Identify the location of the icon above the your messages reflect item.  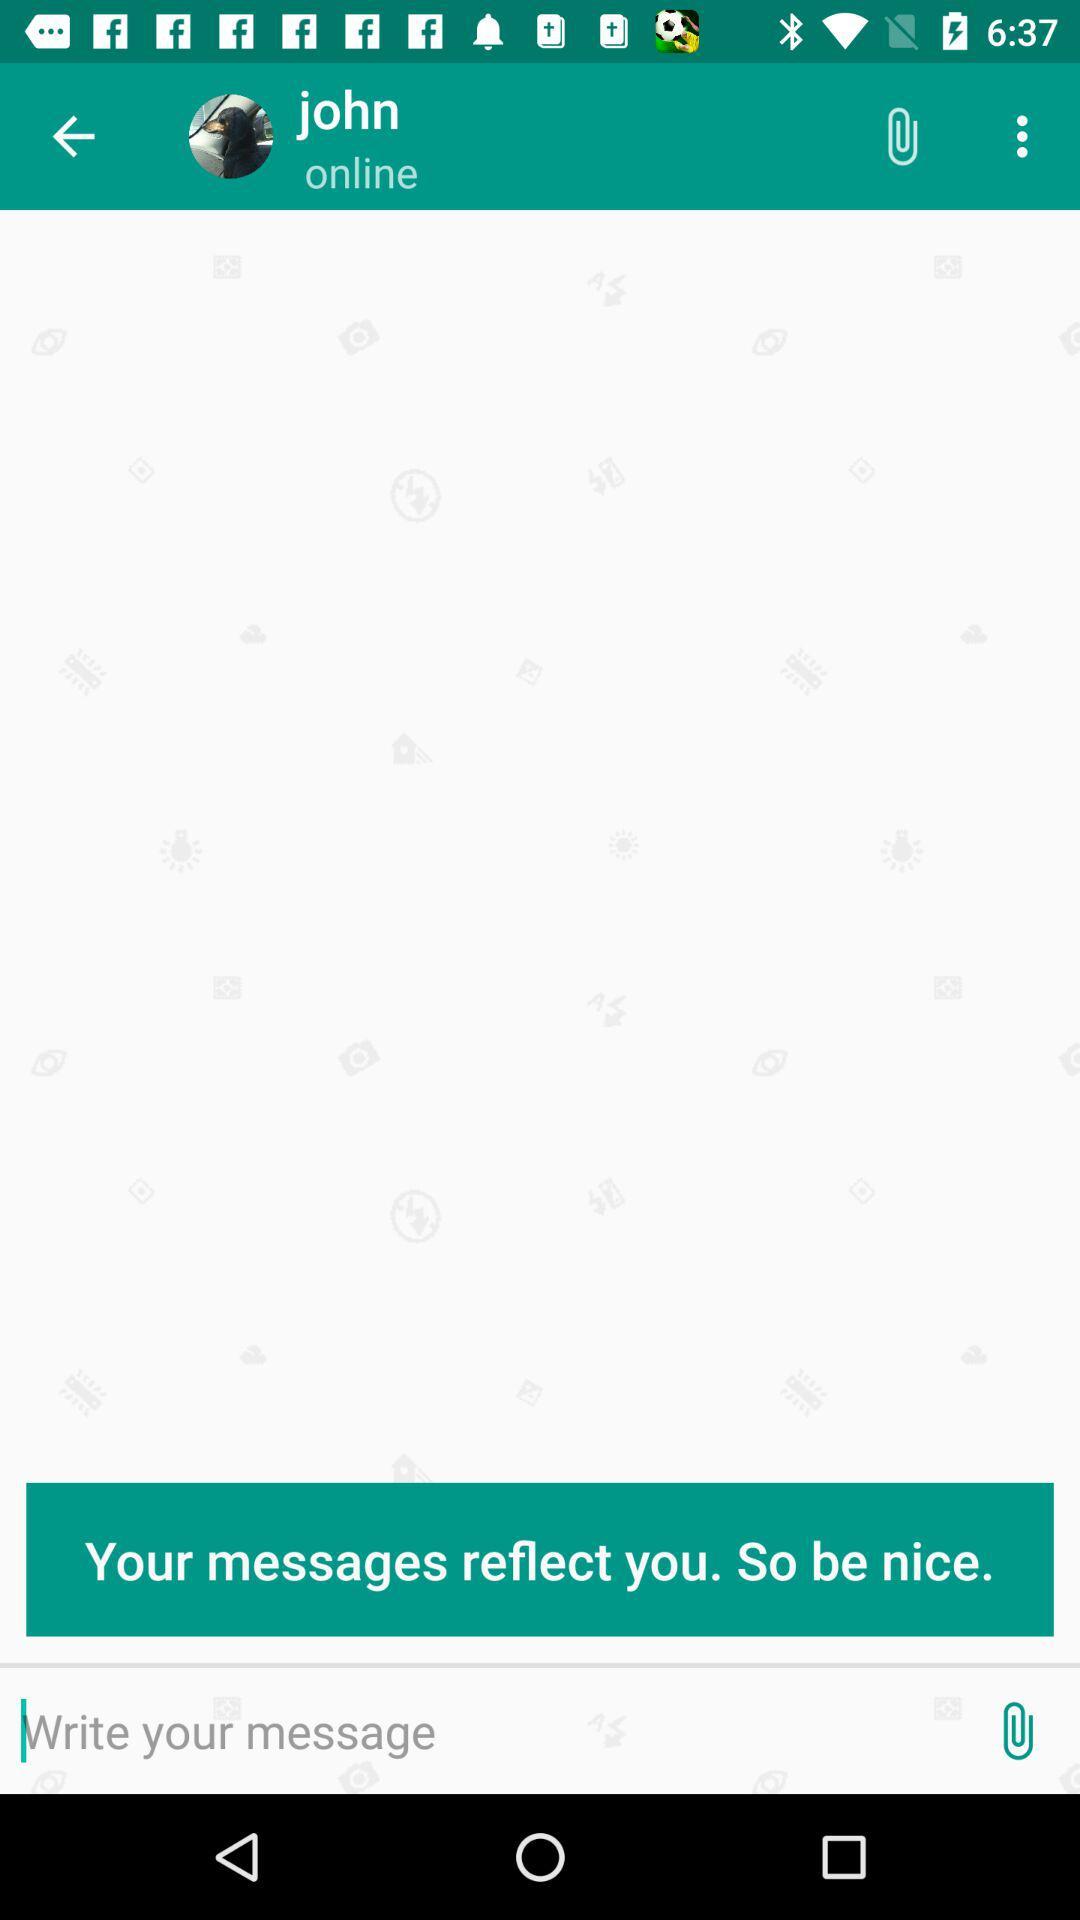
(901, 135).